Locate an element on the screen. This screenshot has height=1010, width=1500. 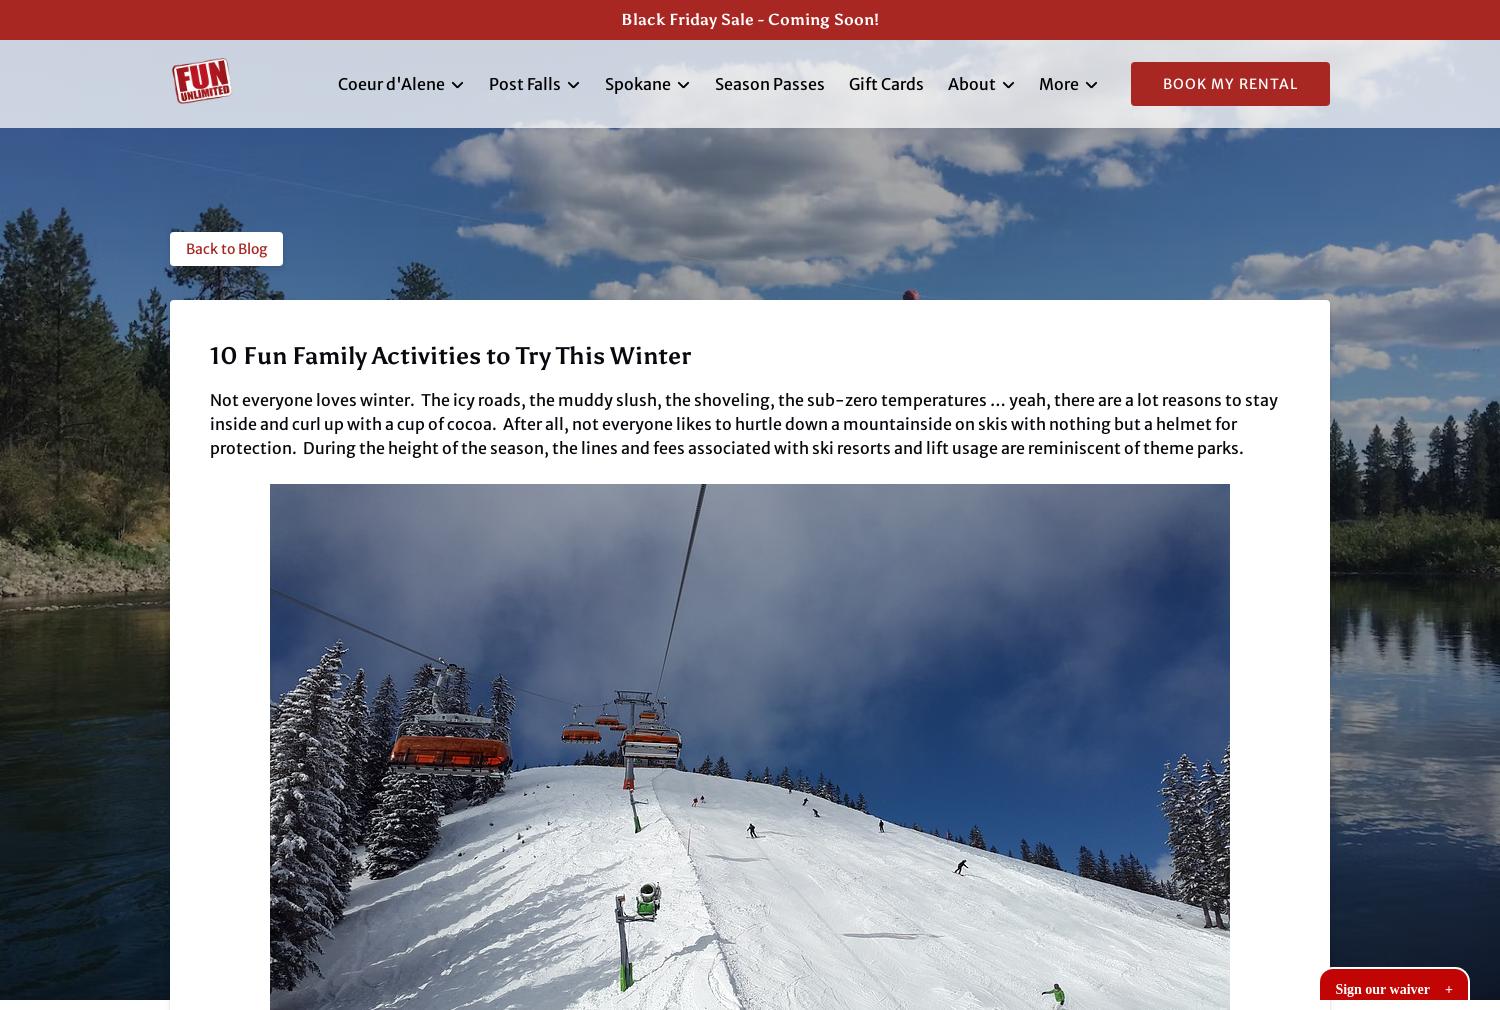
'All Spokane Rentals' is located at coordinates (680, 207).